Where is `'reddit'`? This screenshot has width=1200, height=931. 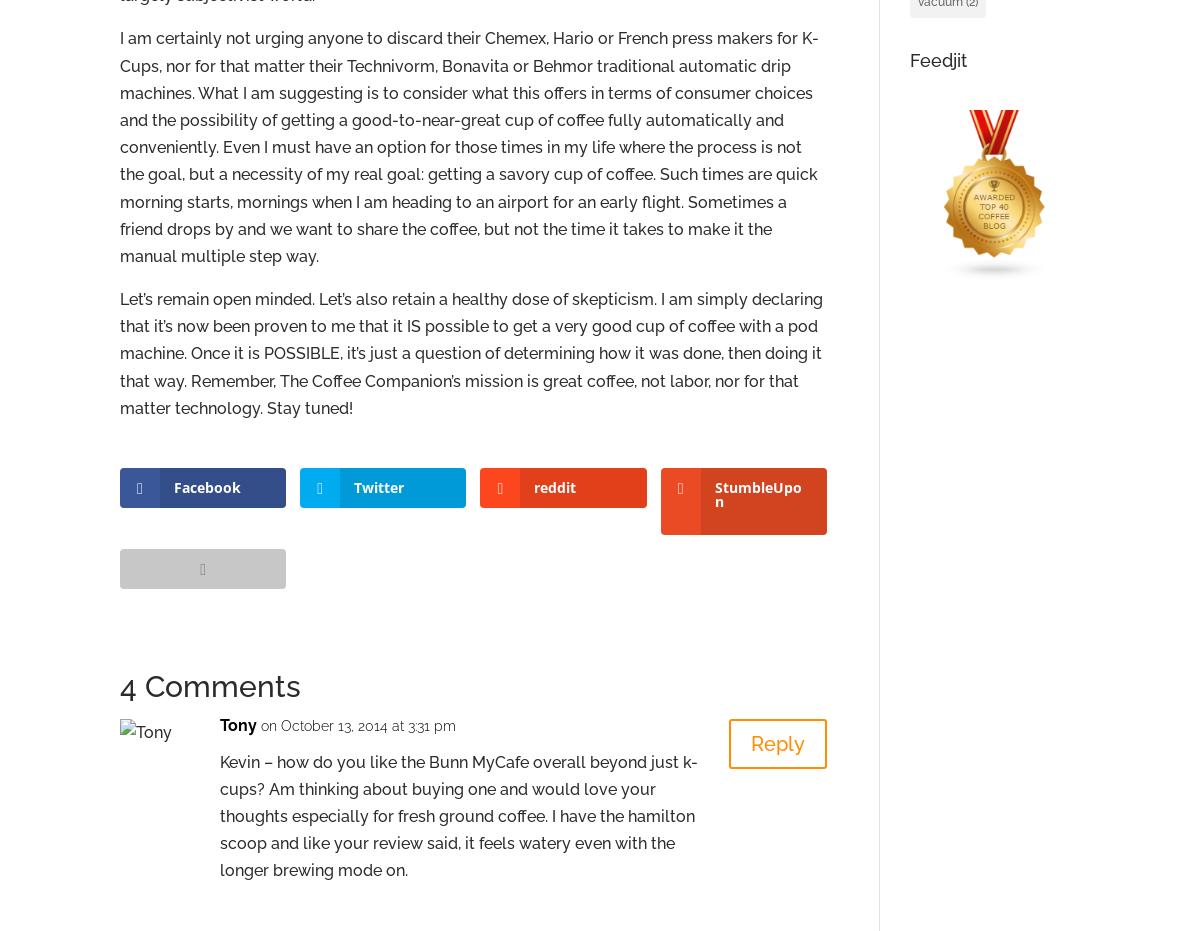
'reddit' is located at coordinates (554, 487).